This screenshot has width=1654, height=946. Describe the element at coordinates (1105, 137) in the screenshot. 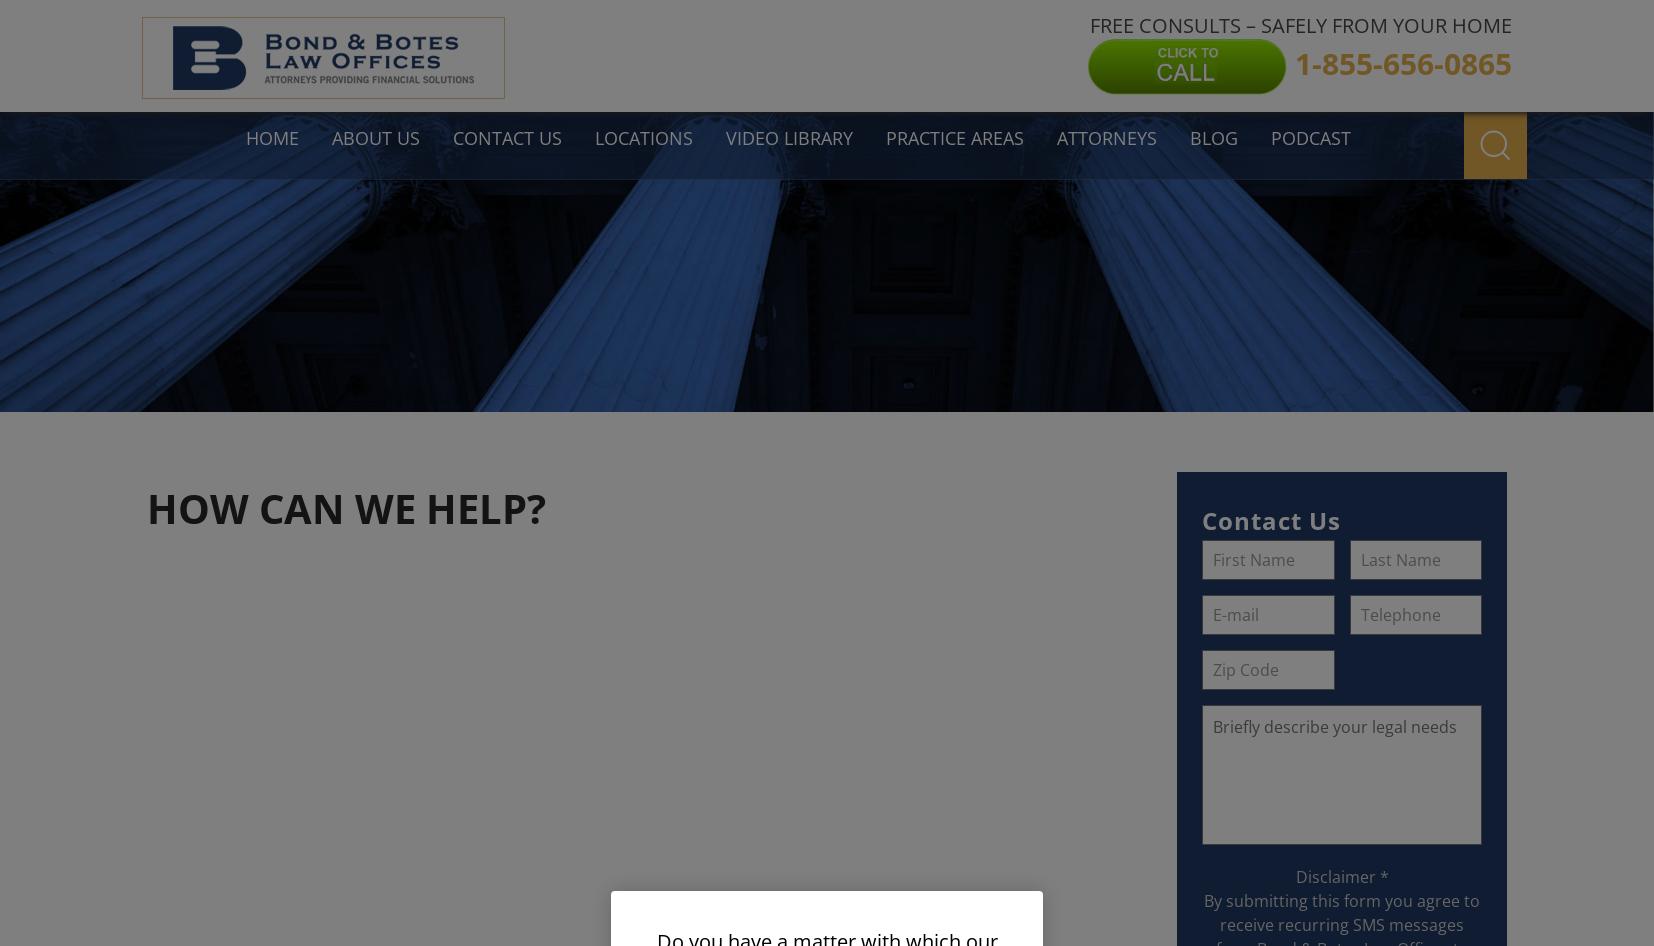

I see `'Attorneys'` at that location.